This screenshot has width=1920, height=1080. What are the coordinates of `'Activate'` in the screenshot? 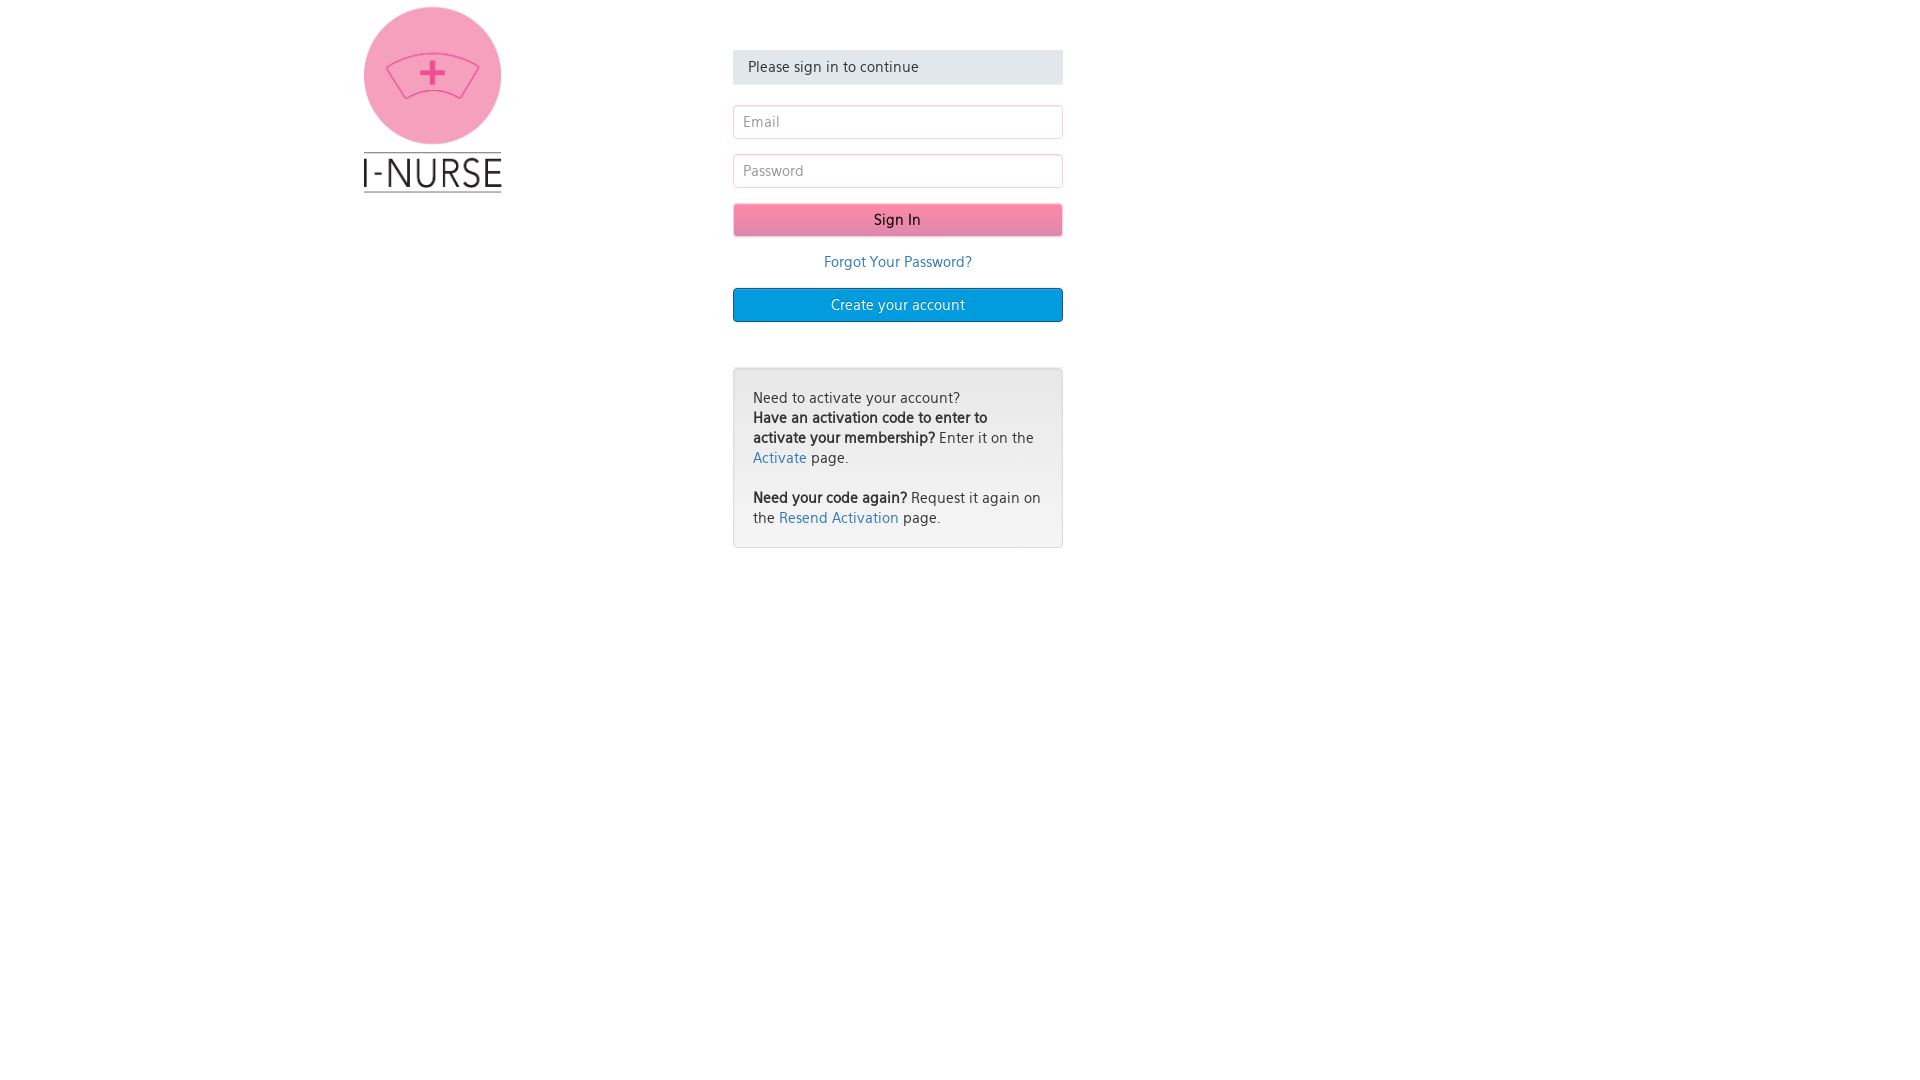 It's located at (777, 458).